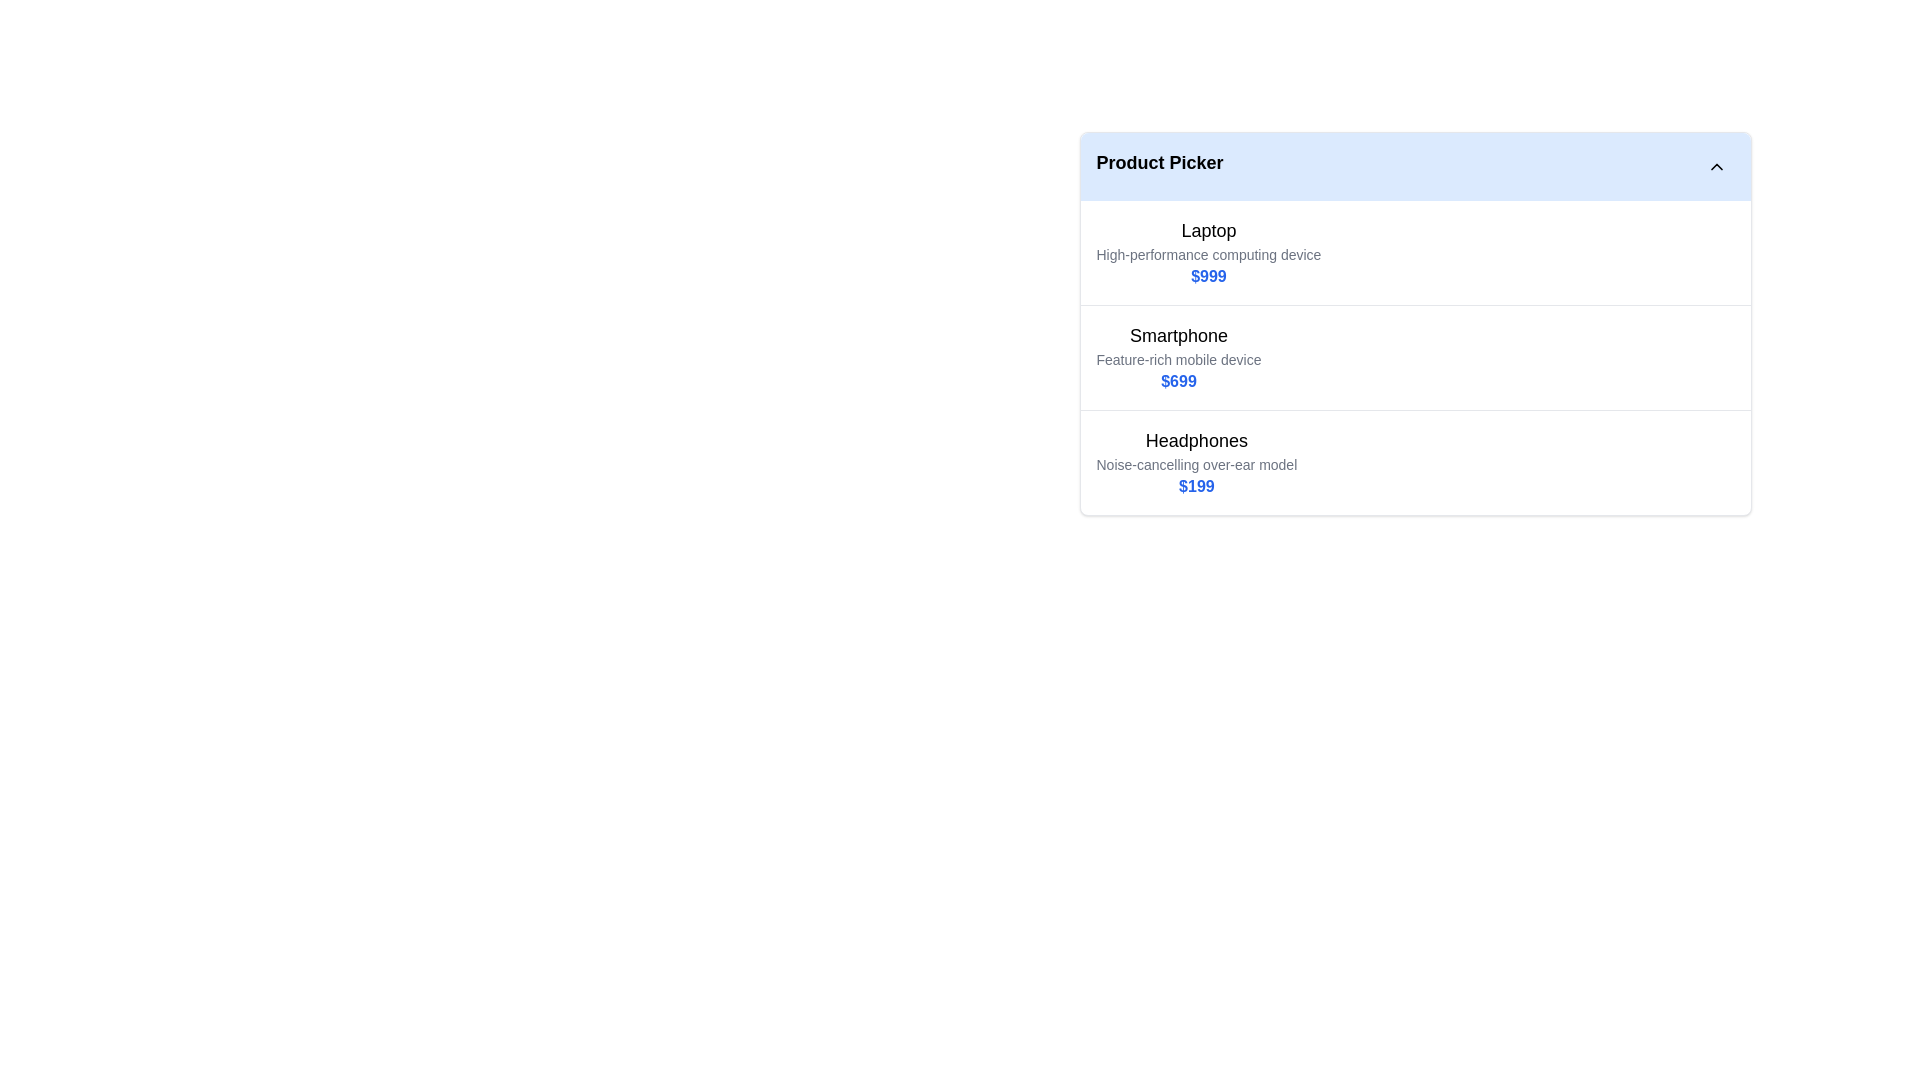  What do you see at coordinates (1196, 462) in the screenshot?
I see `product details displayed in the third text block of the 'Product Picker' selection panel, located between 'Smartphone' and the empty space below` at bounding box center [1196, 462].